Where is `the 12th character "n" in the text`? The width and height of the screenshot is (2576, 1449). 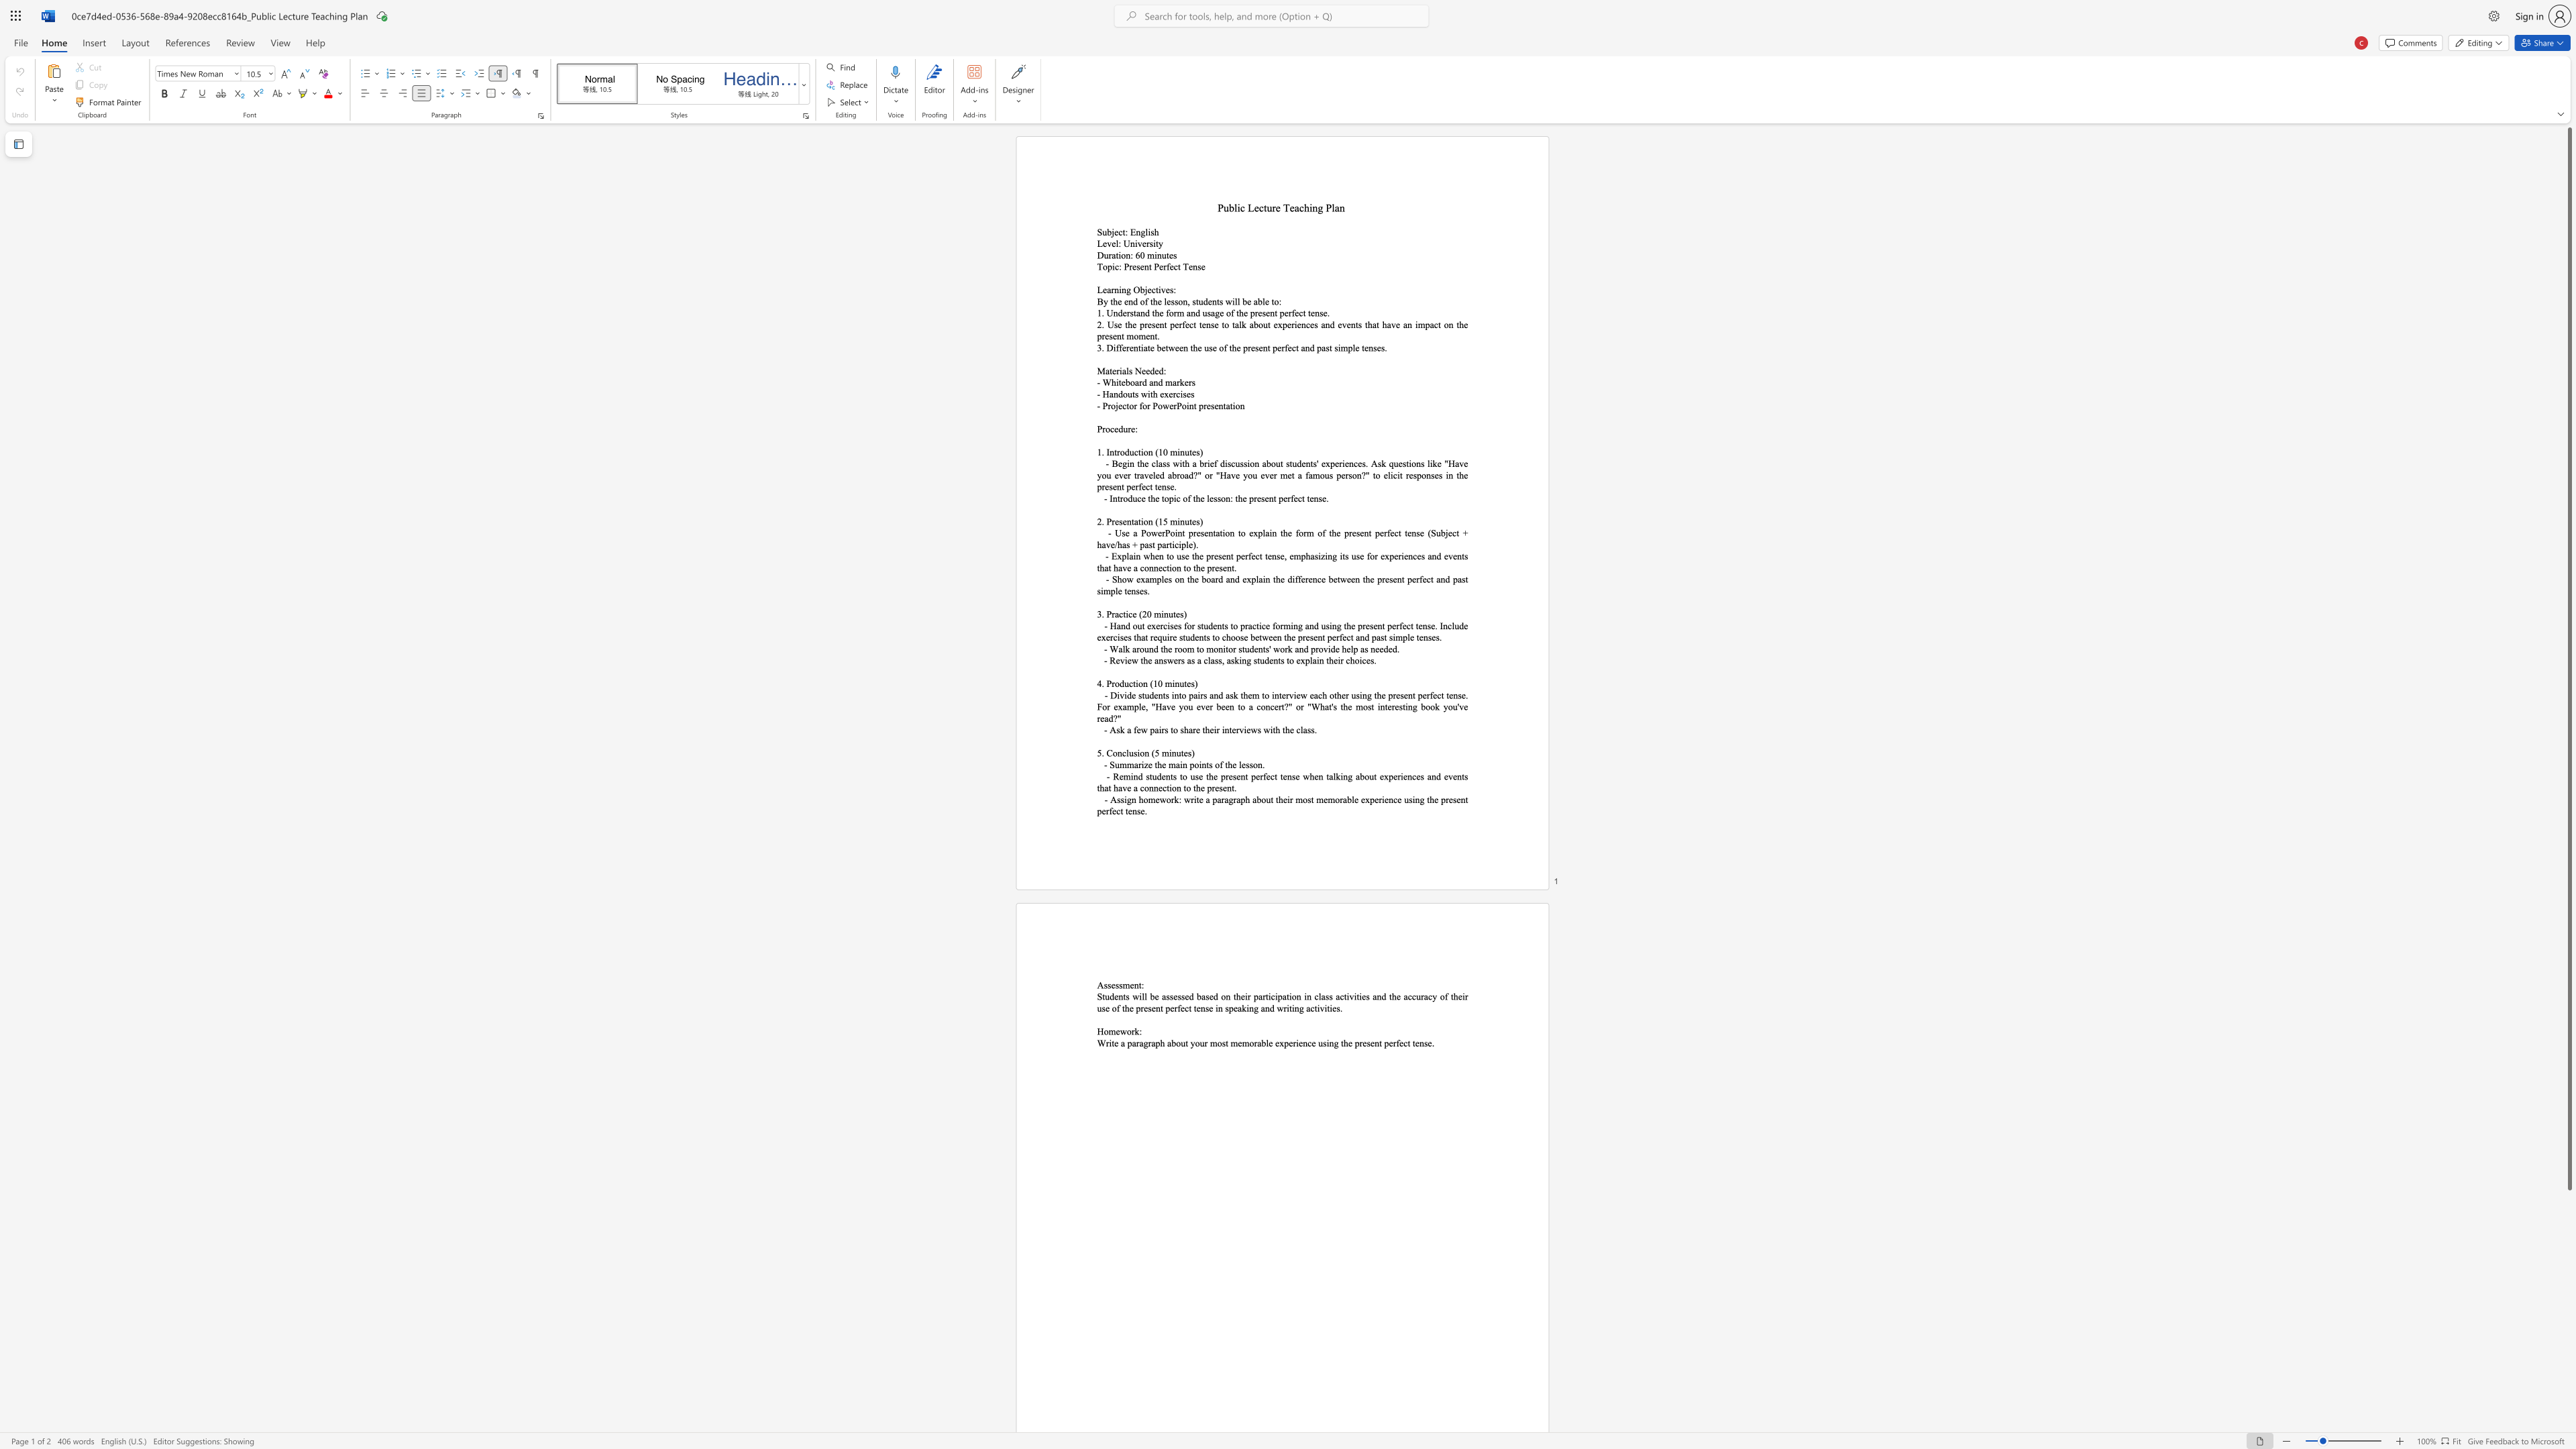
the 12th character "n" in the text is located at coordinates (1361, 636).